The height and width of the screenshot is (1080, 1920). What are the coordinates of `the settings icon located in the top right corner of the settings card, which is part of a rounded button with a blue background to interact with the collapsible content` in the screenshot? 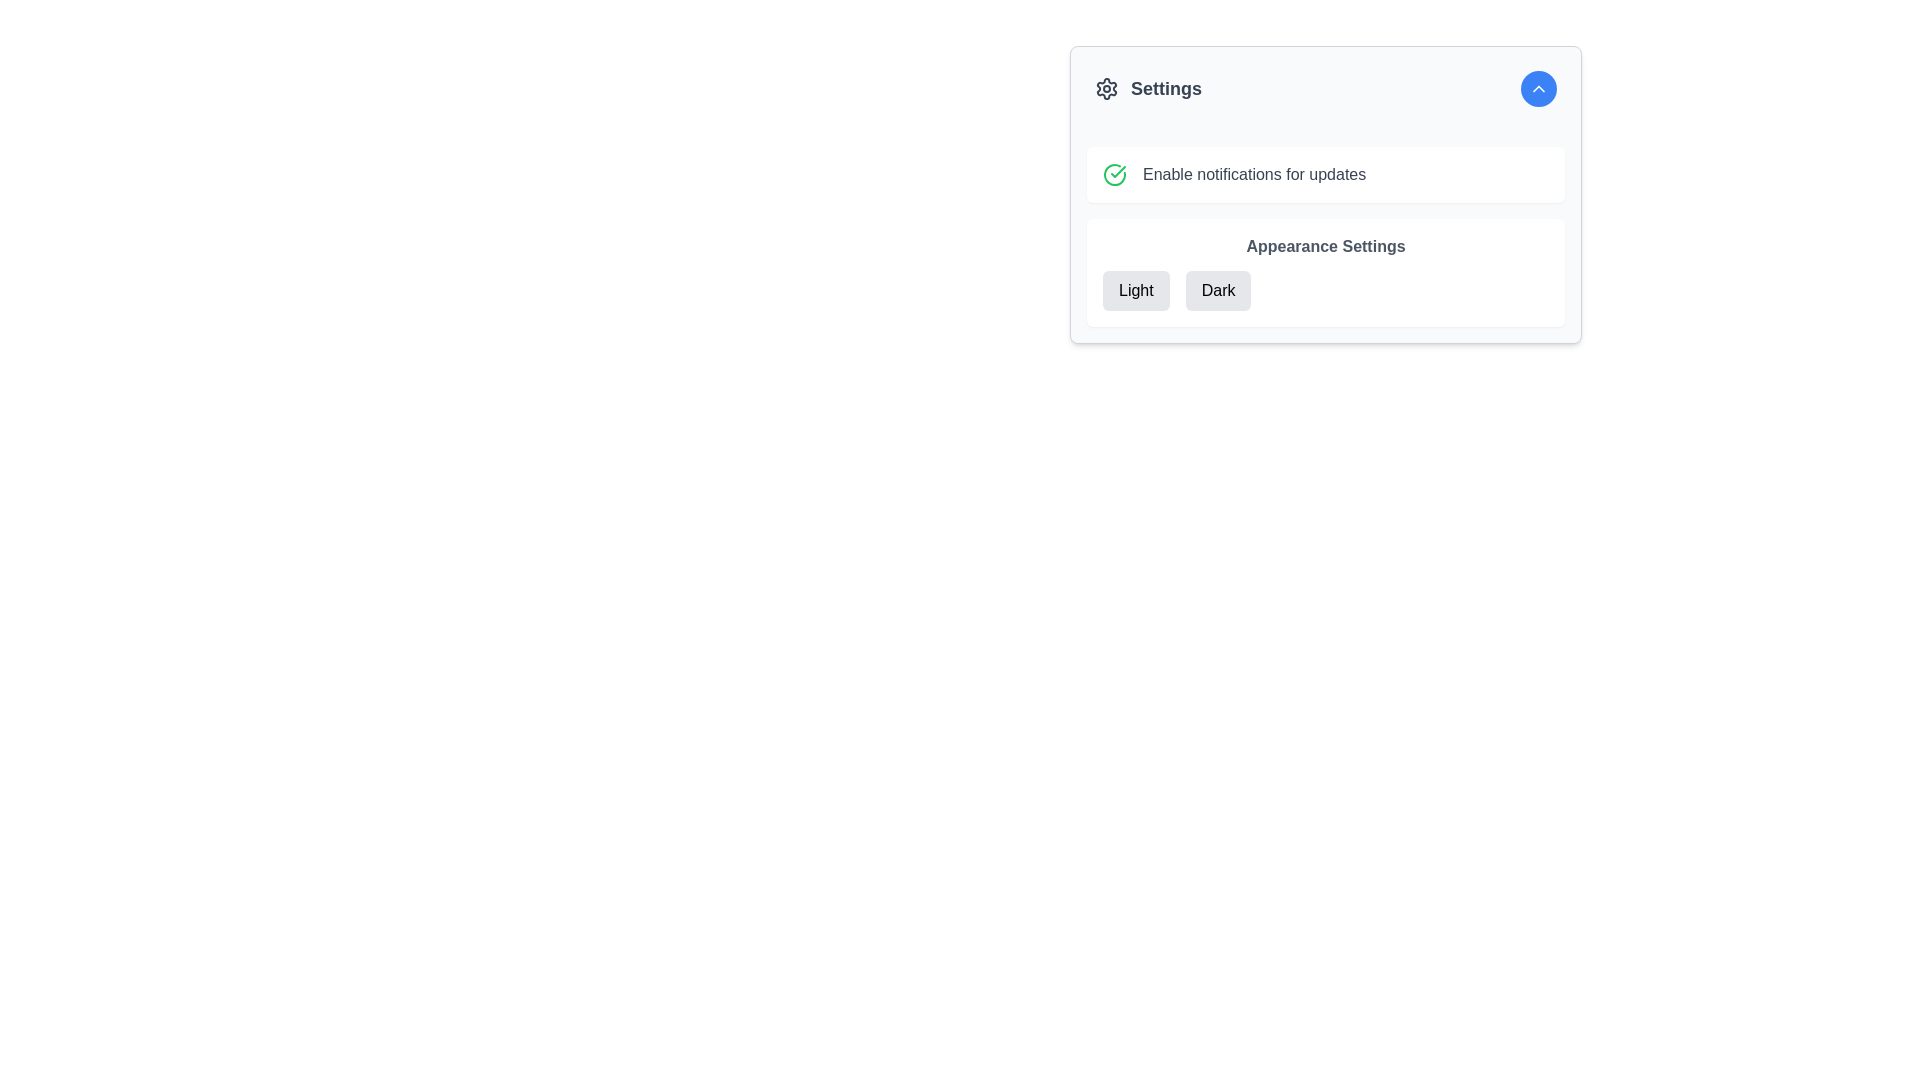 It's located at (1538, 87).